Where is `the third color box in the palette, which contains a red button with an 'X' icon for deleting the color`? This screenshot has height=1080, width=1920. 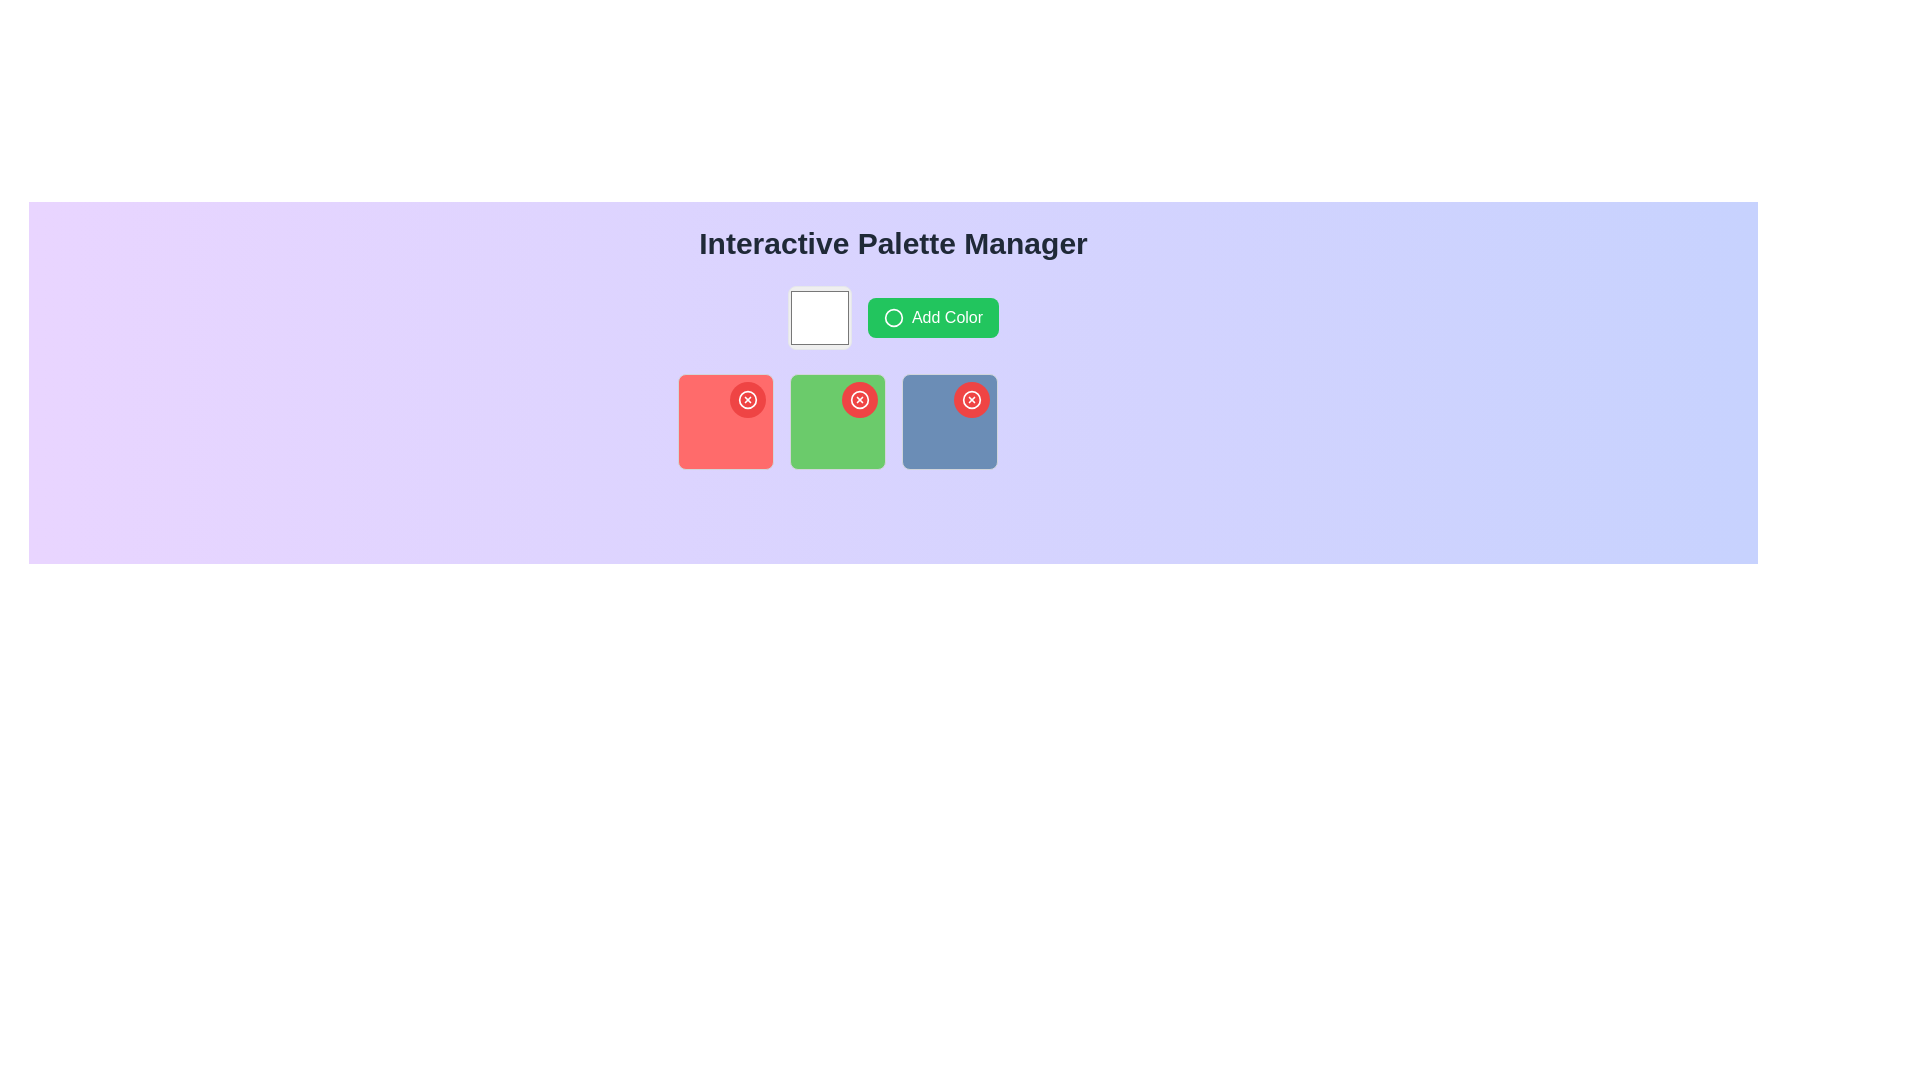 the third color box in the palette, which contains a red button with an 'X' icon for deleting the color is located at coordinates (948, 420).